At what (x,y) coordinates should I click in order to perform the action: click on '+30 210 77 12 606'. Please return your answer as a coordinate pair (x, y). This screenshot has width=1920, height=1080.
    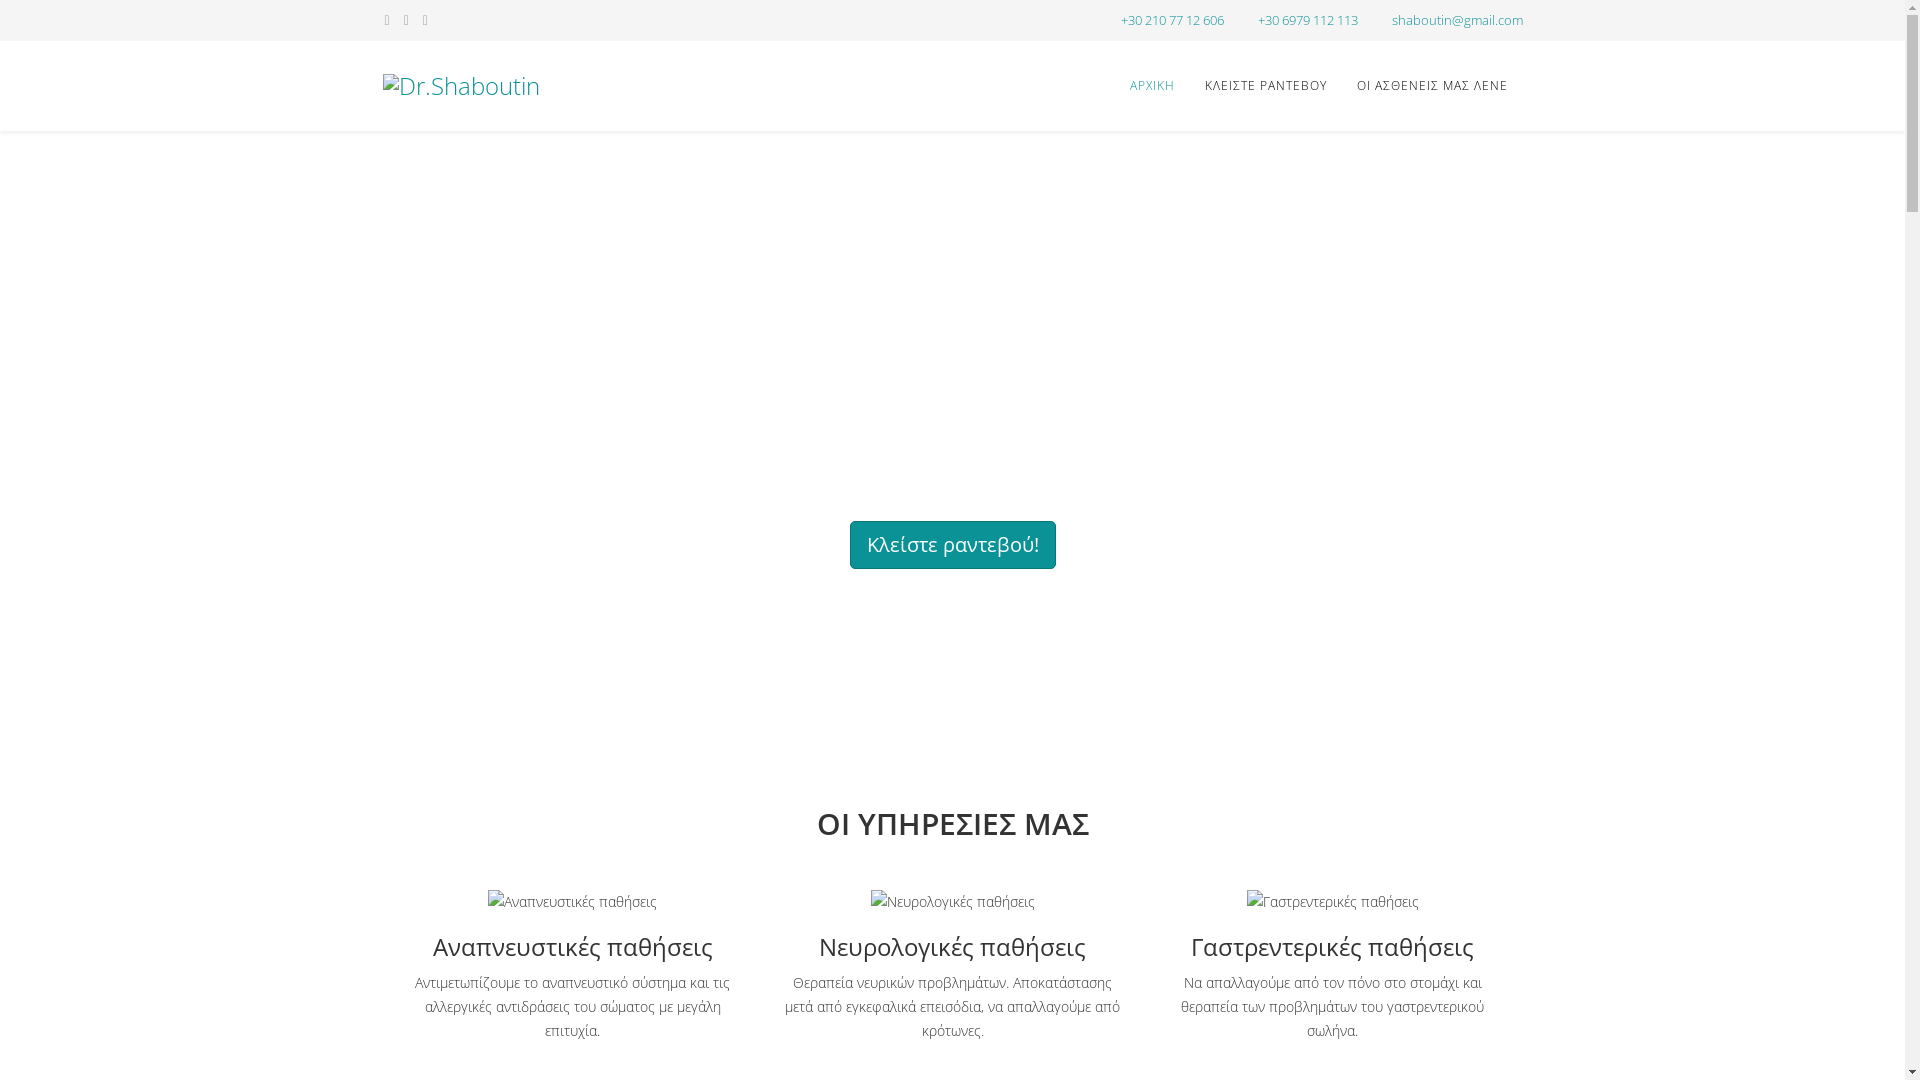
    Looking at the image, I should click on (1121, 20).